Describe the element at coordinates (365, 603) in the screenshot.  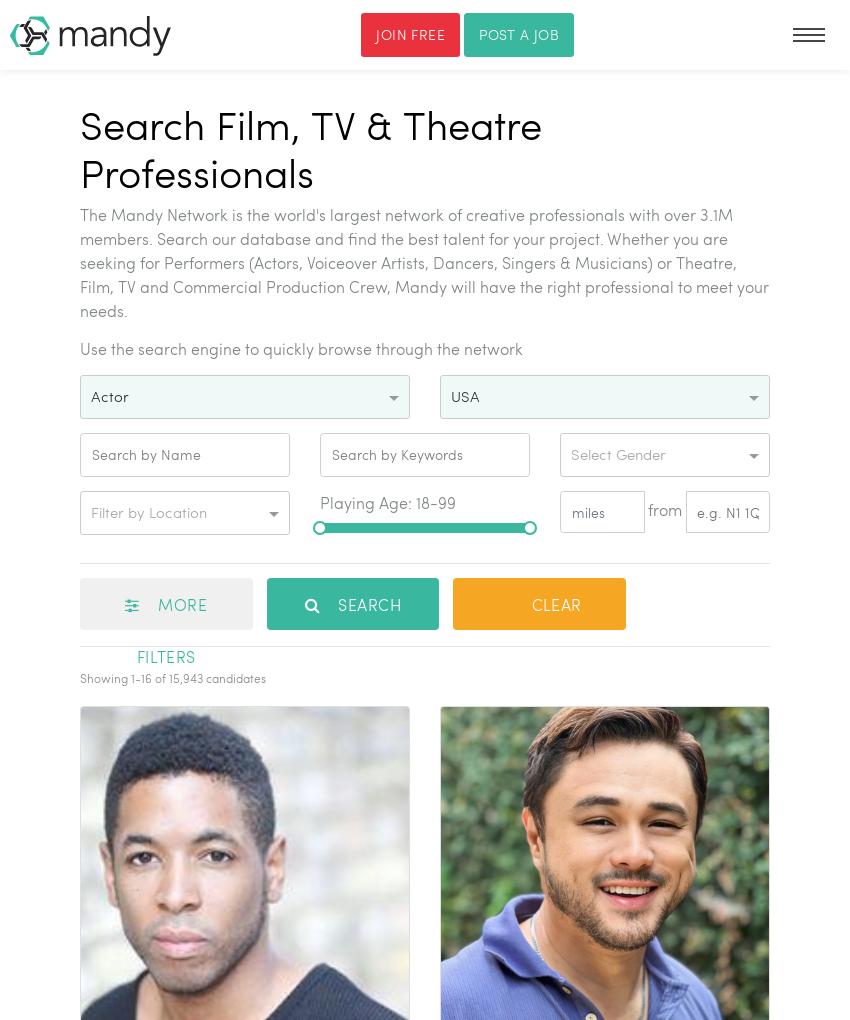
I see `'Search'` at that location.